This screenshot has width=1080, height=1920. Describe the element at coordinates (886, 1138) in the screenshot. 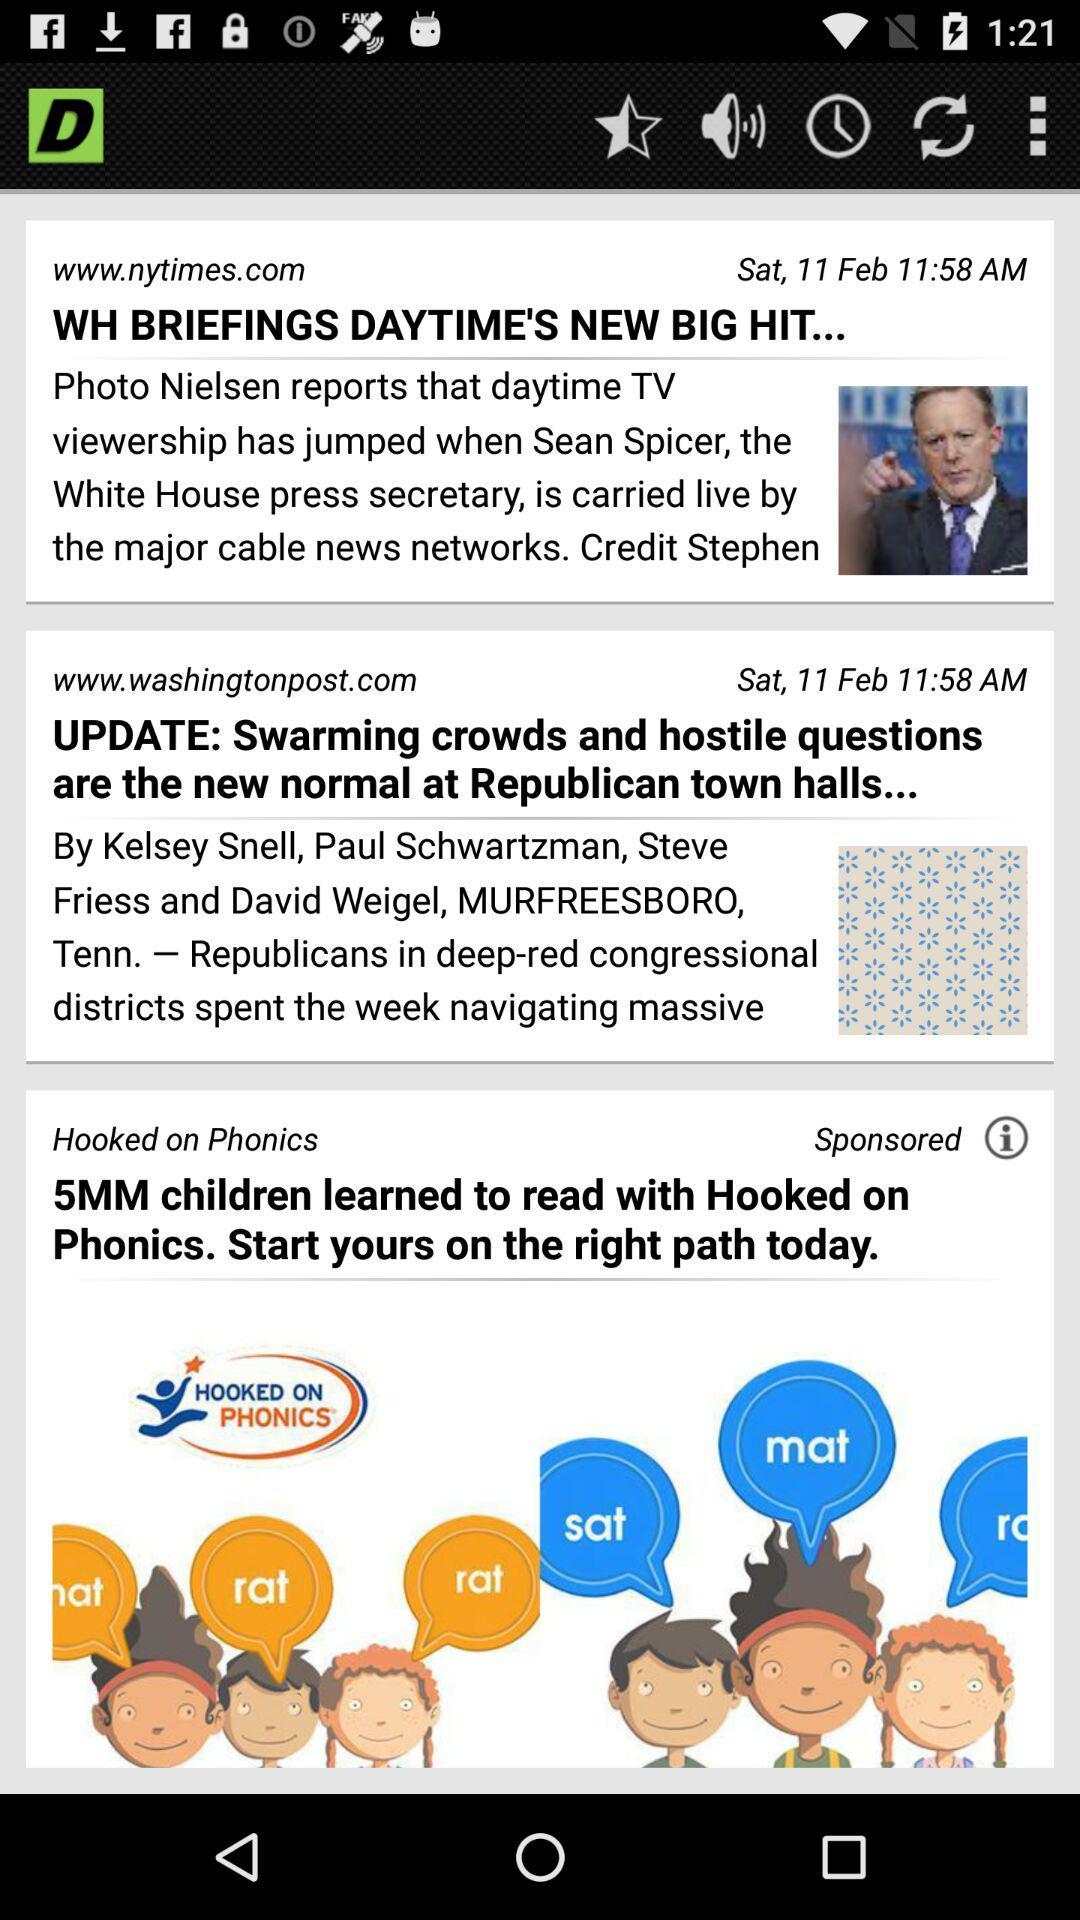

I see `the item above 5mm children learned icon` at that location.